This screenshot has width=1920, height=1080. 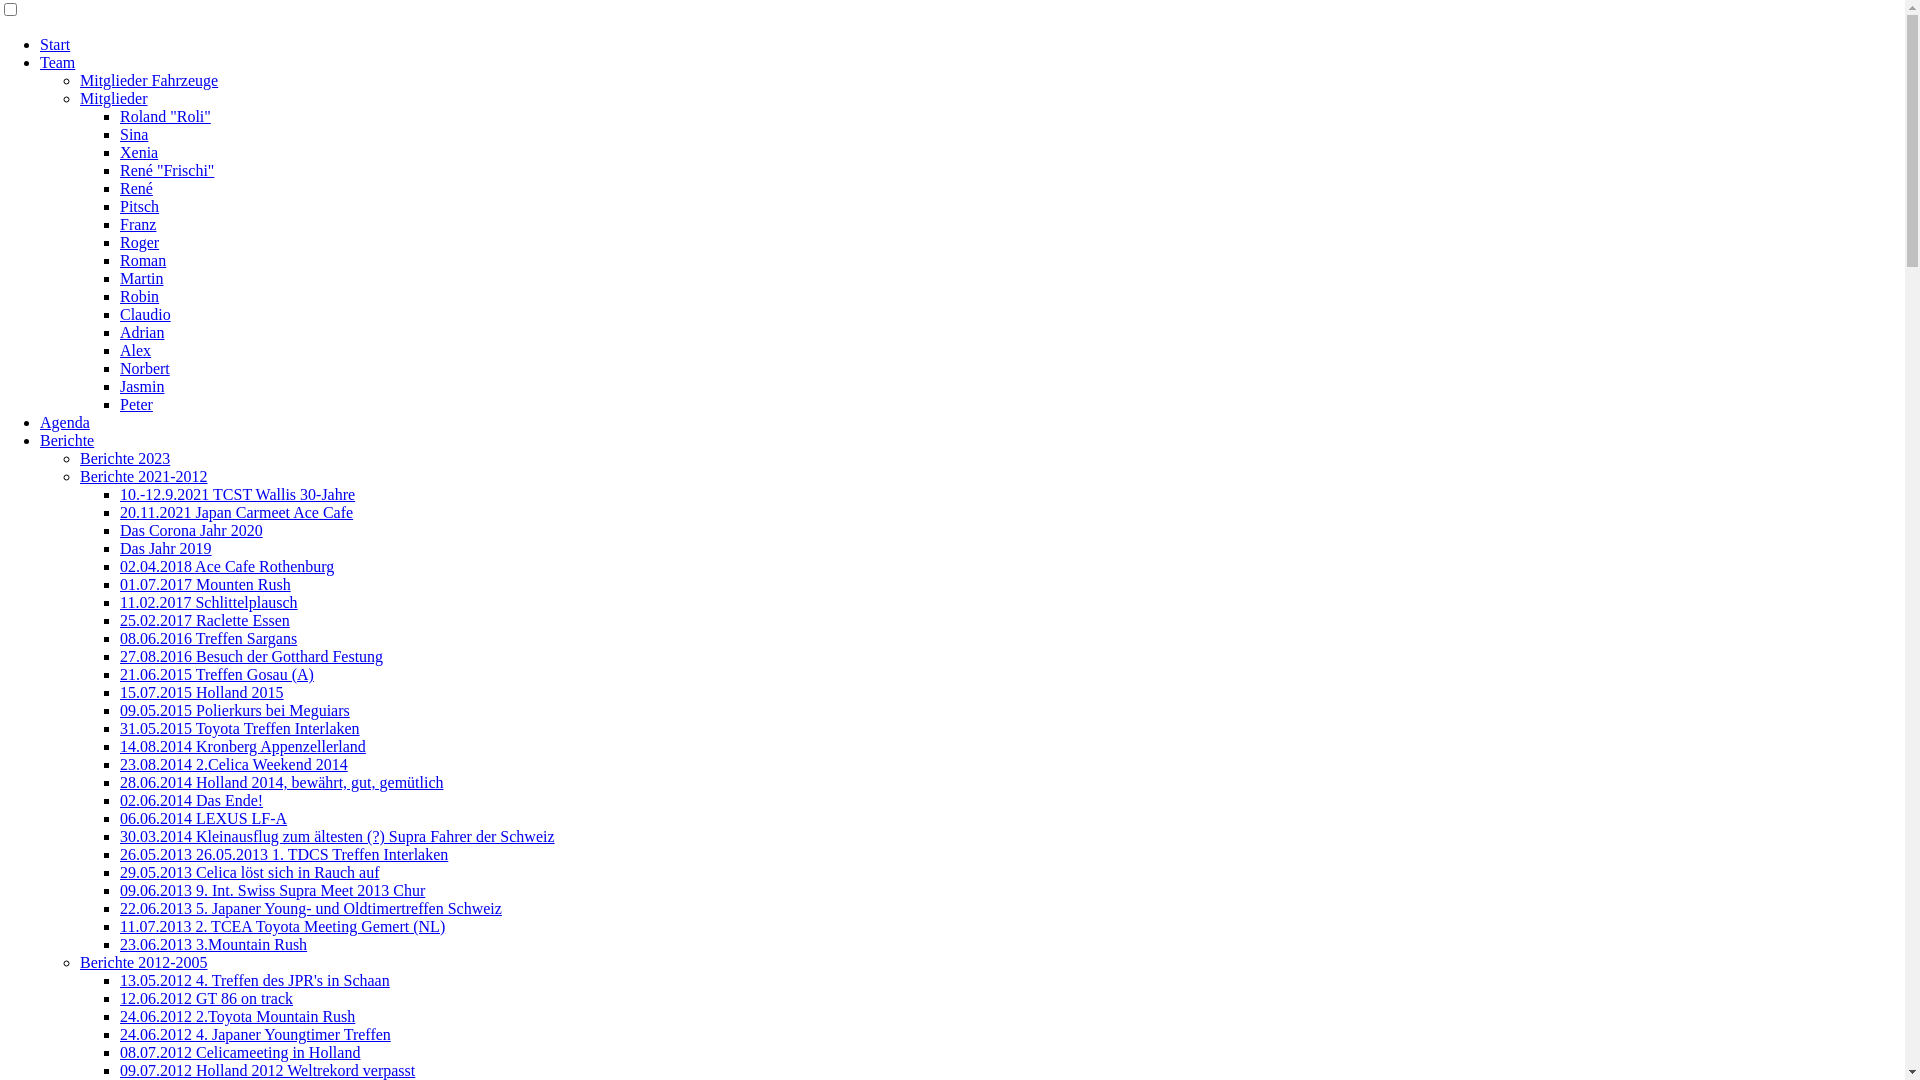 I want to click on 'Roman', so click(x=142, y=259).